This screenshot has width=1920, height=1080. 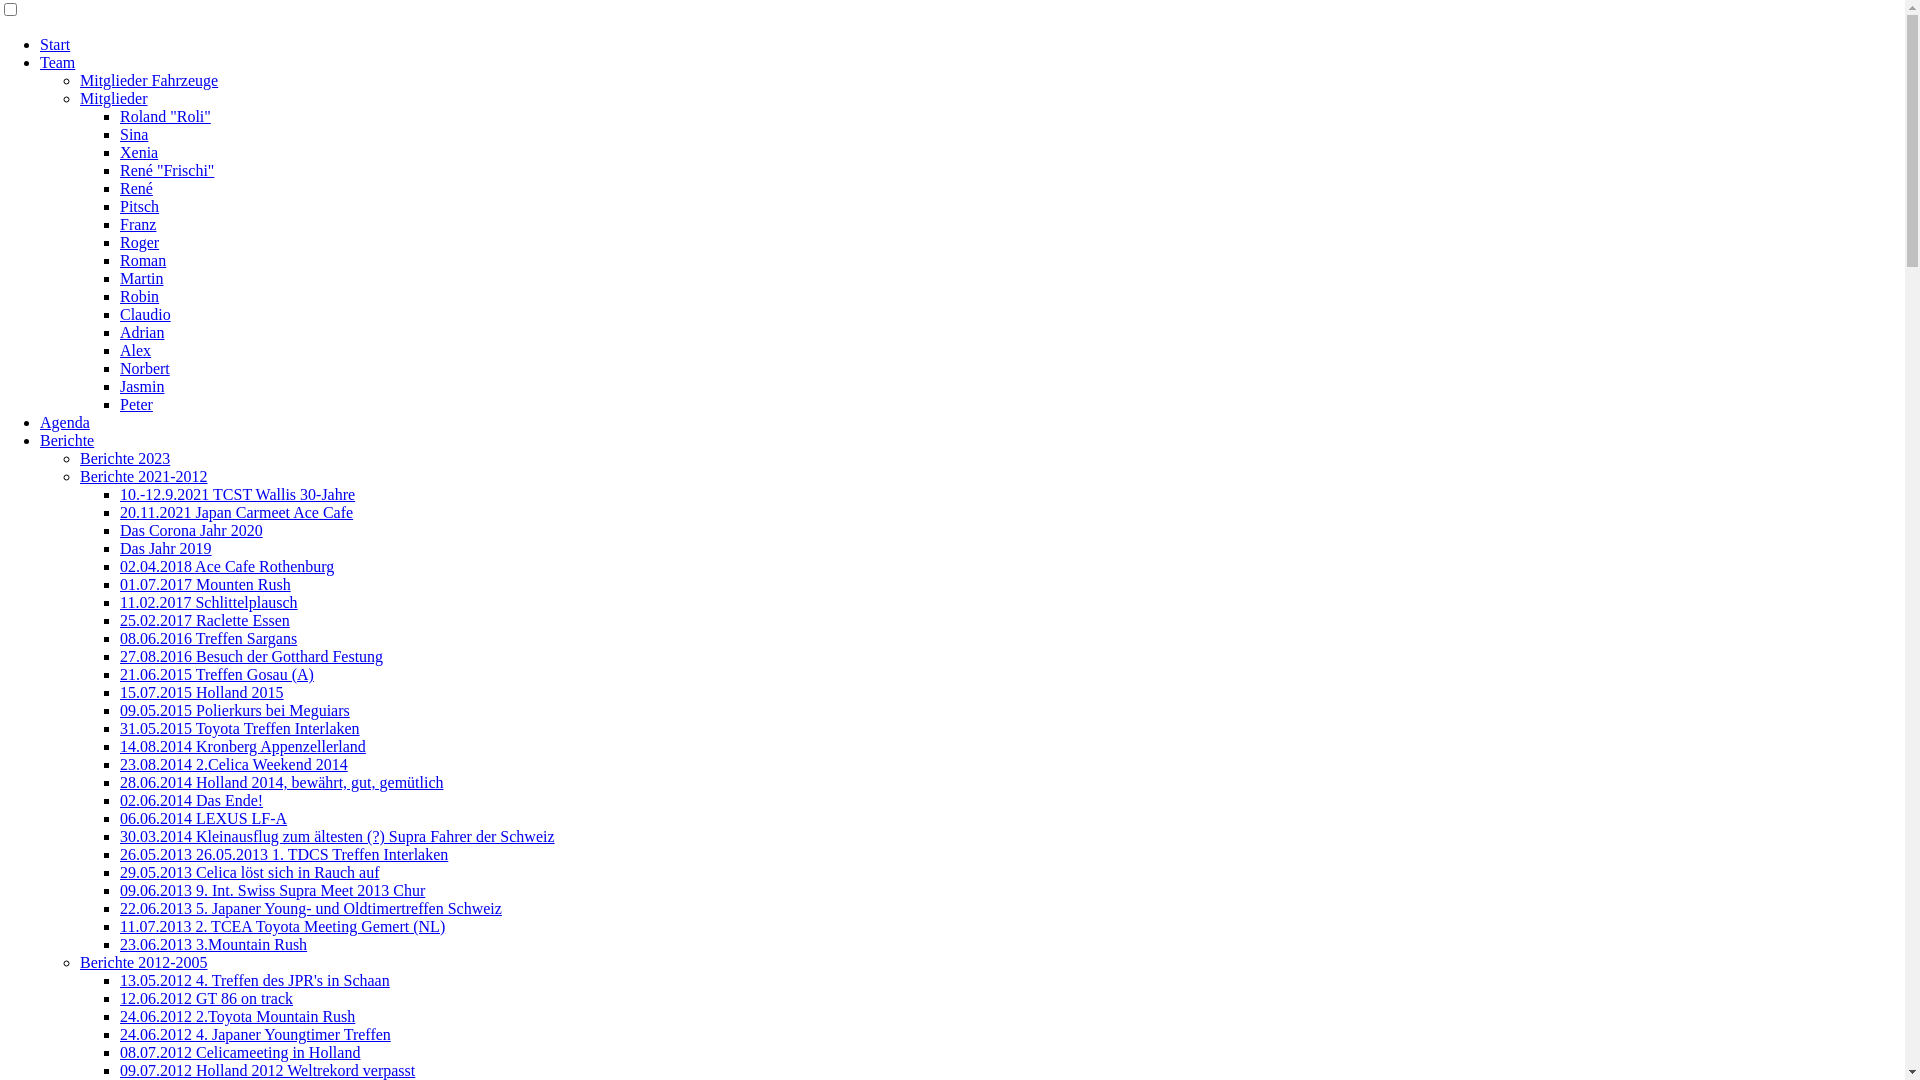 I want to click on 'Roman', so click(x=142, y=259).